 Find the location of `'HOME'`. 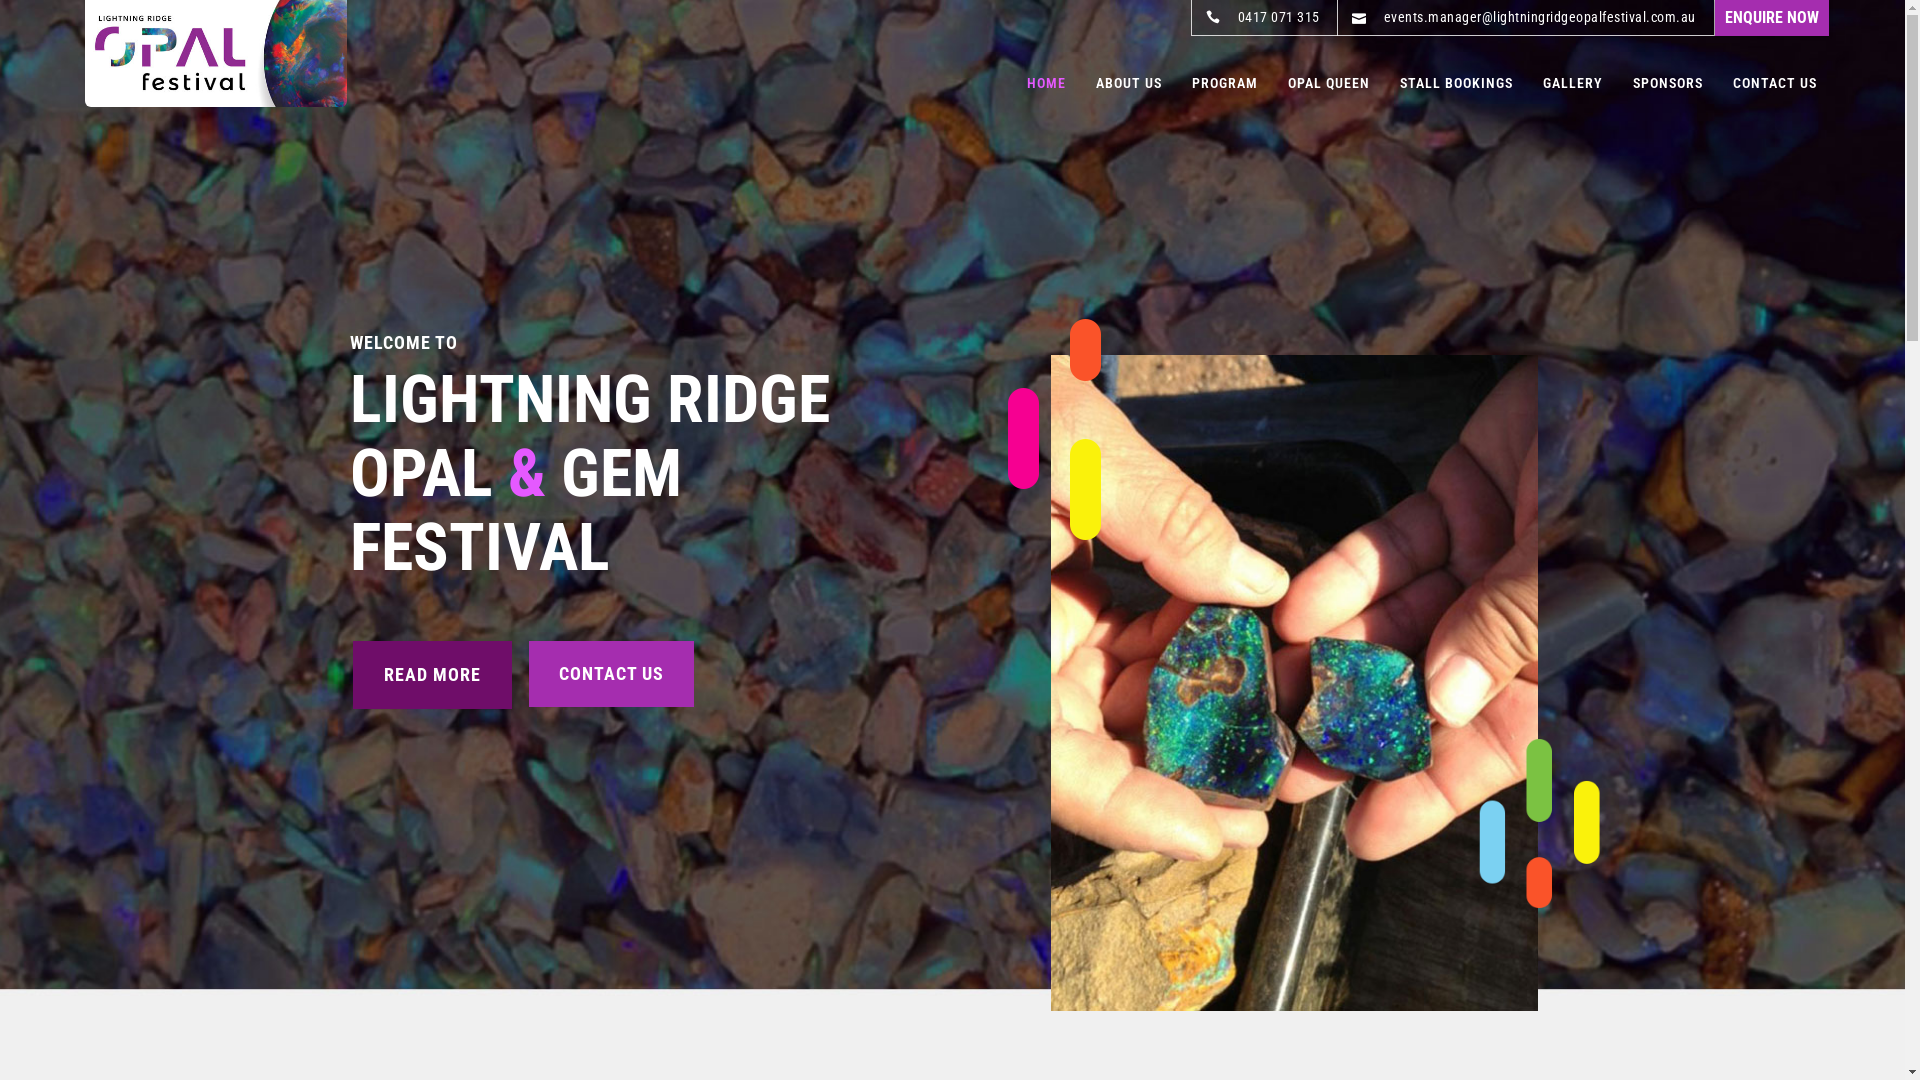

'HOME' is located at coordinates (1027, 82).